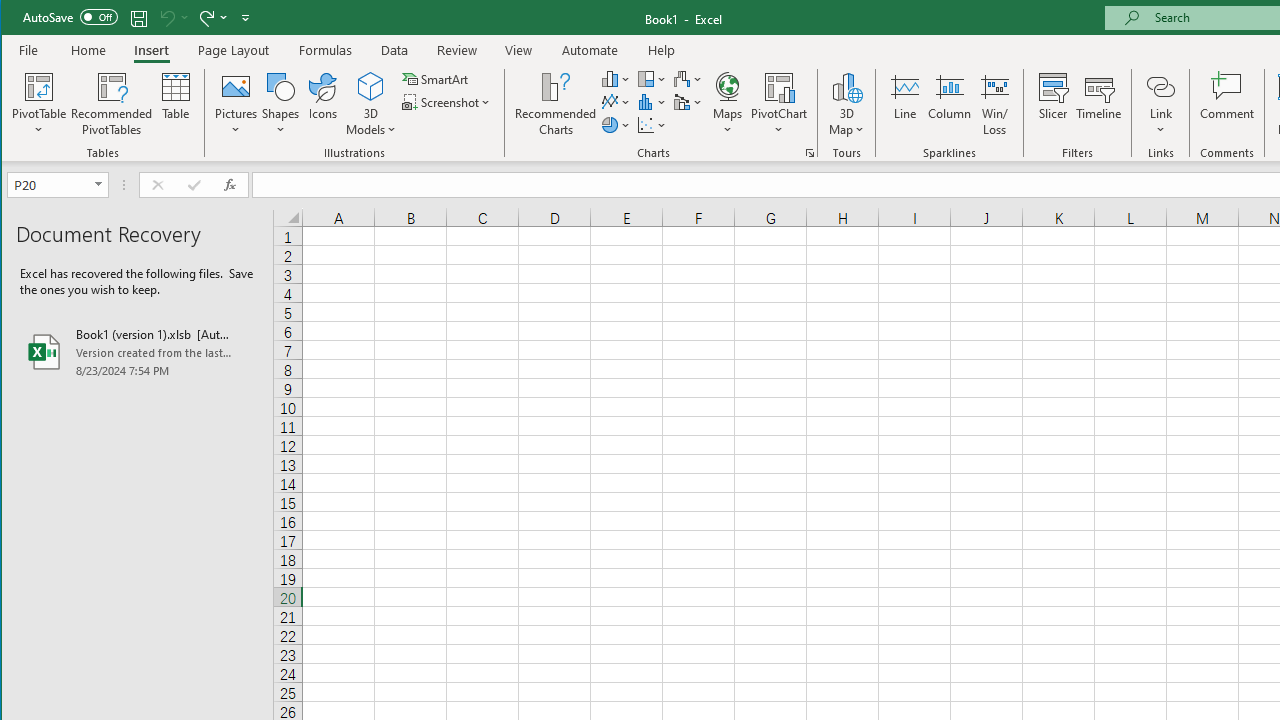 This screenshot has width=1280, height=720. What do you see at coordinates (846, 104) in the screenshot?
I see `'3D Map'` at bounding box center [846, 104].